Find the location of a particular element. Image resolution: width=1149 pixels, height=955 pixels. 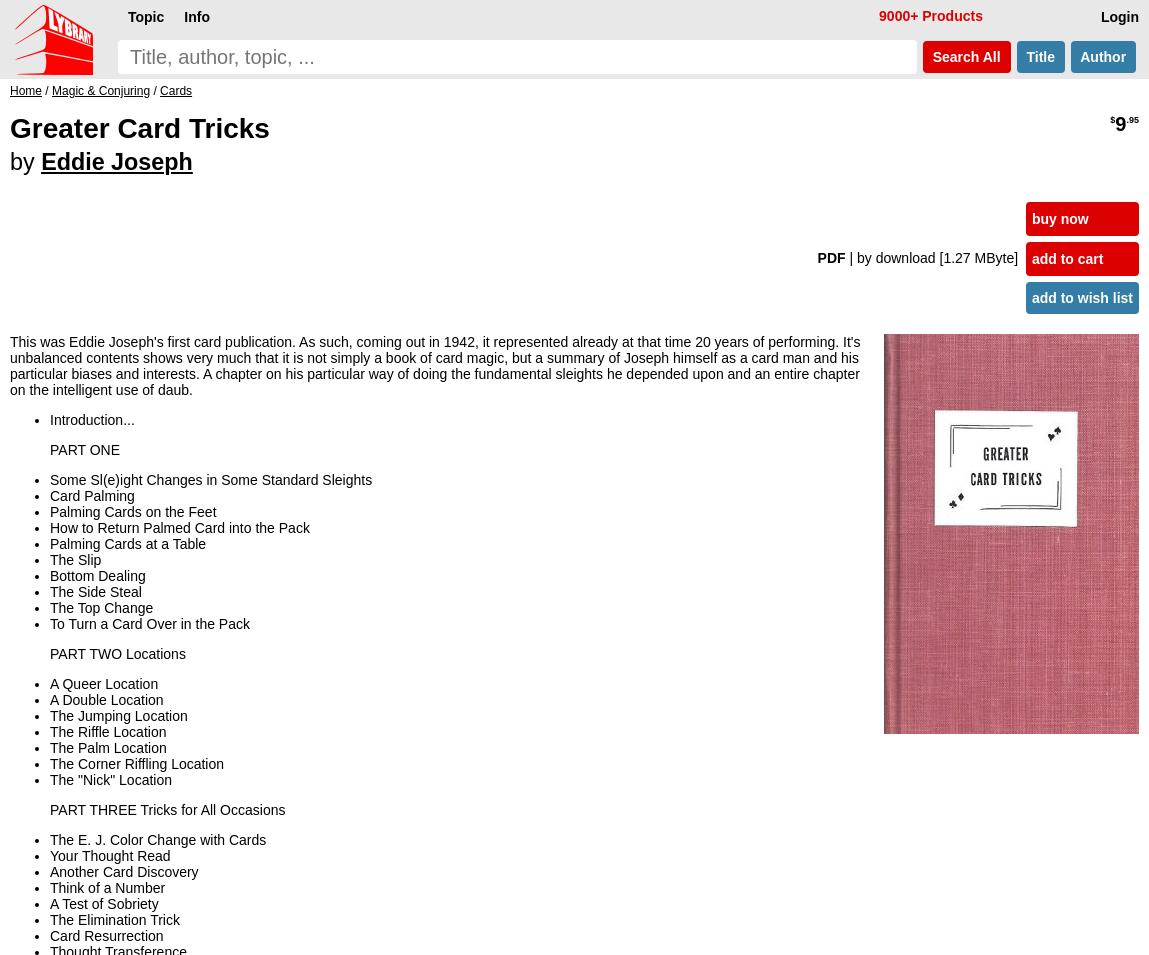

'Eddie Joseph' is located at coordinates (115, 161).